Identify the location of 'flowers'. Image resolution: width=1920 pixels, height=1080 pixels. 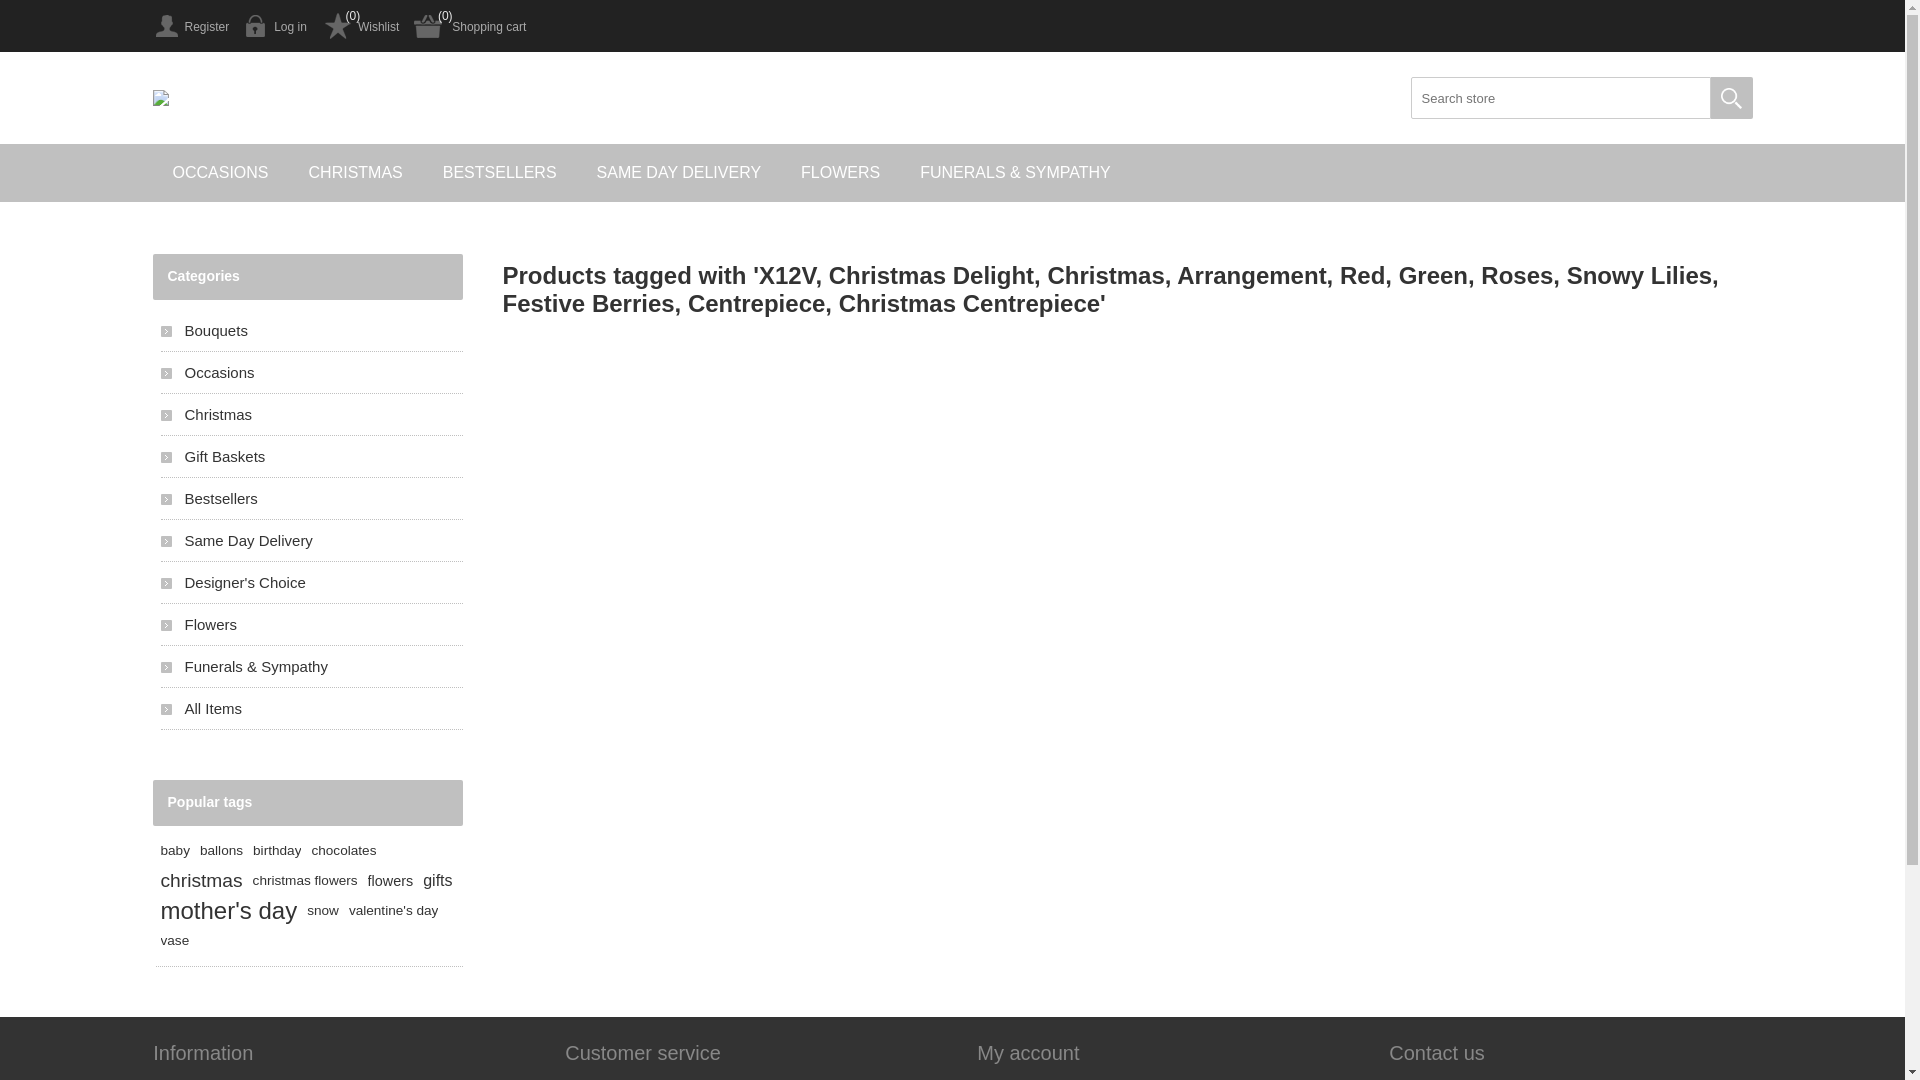
(390, 879).